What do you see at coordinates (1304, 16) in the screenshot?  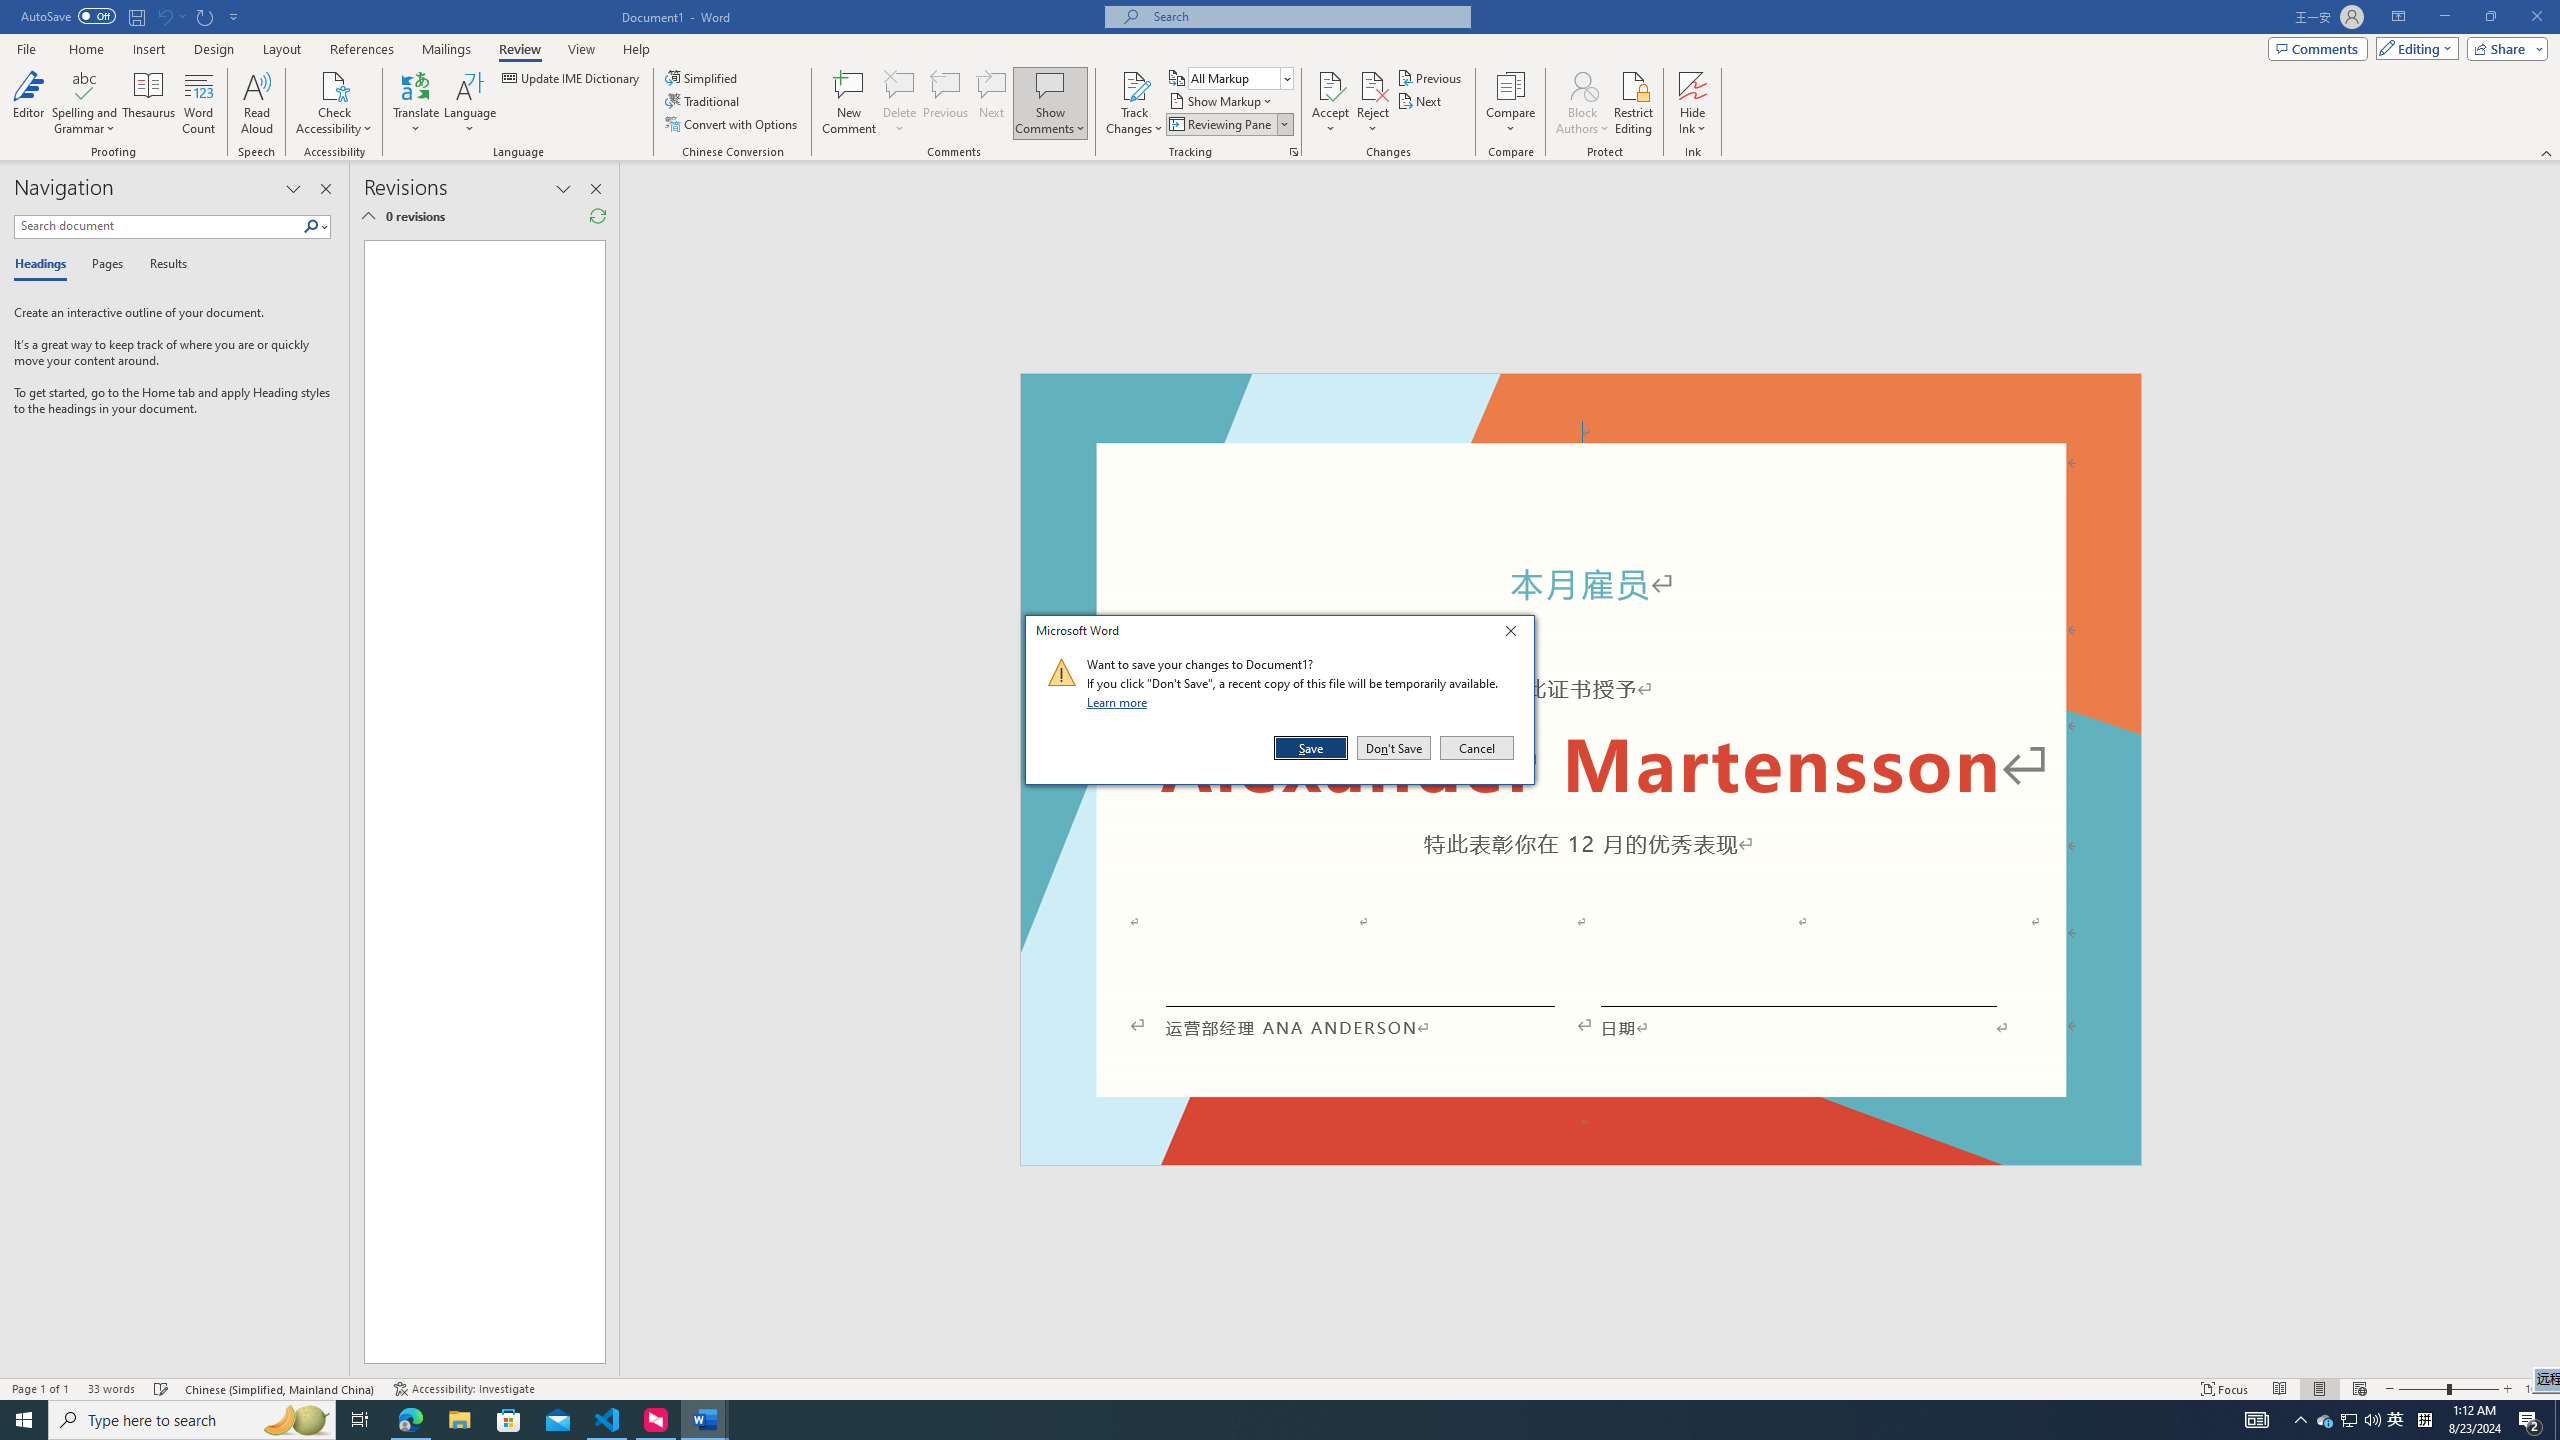 I see `'Microsoft search'` at bounding box center [1304, 16].